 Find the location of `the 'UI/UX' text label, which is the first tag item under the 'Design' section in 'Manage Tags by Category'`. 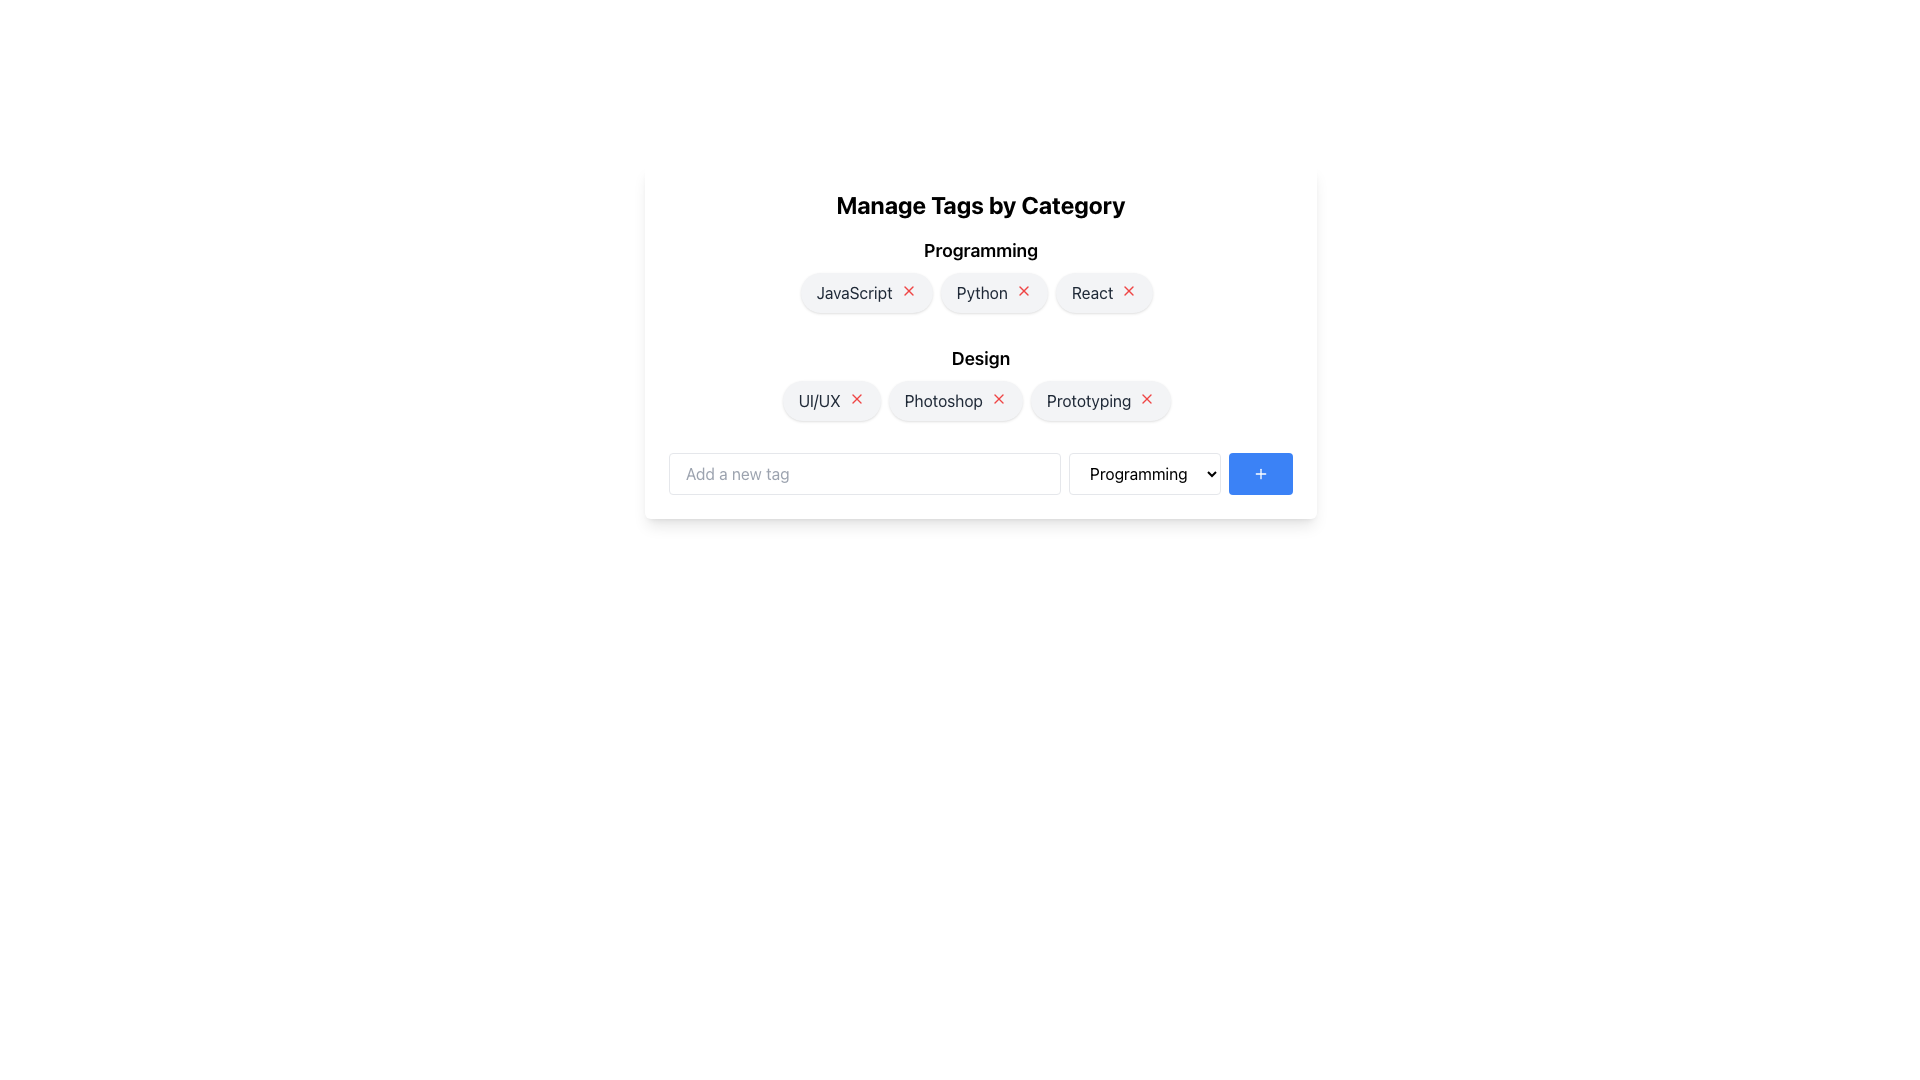

the 'UI/UX' text label, which is the first tag item under the 'Design' section in 'Manage Tags by Category' is located at coordinates (819, 401).